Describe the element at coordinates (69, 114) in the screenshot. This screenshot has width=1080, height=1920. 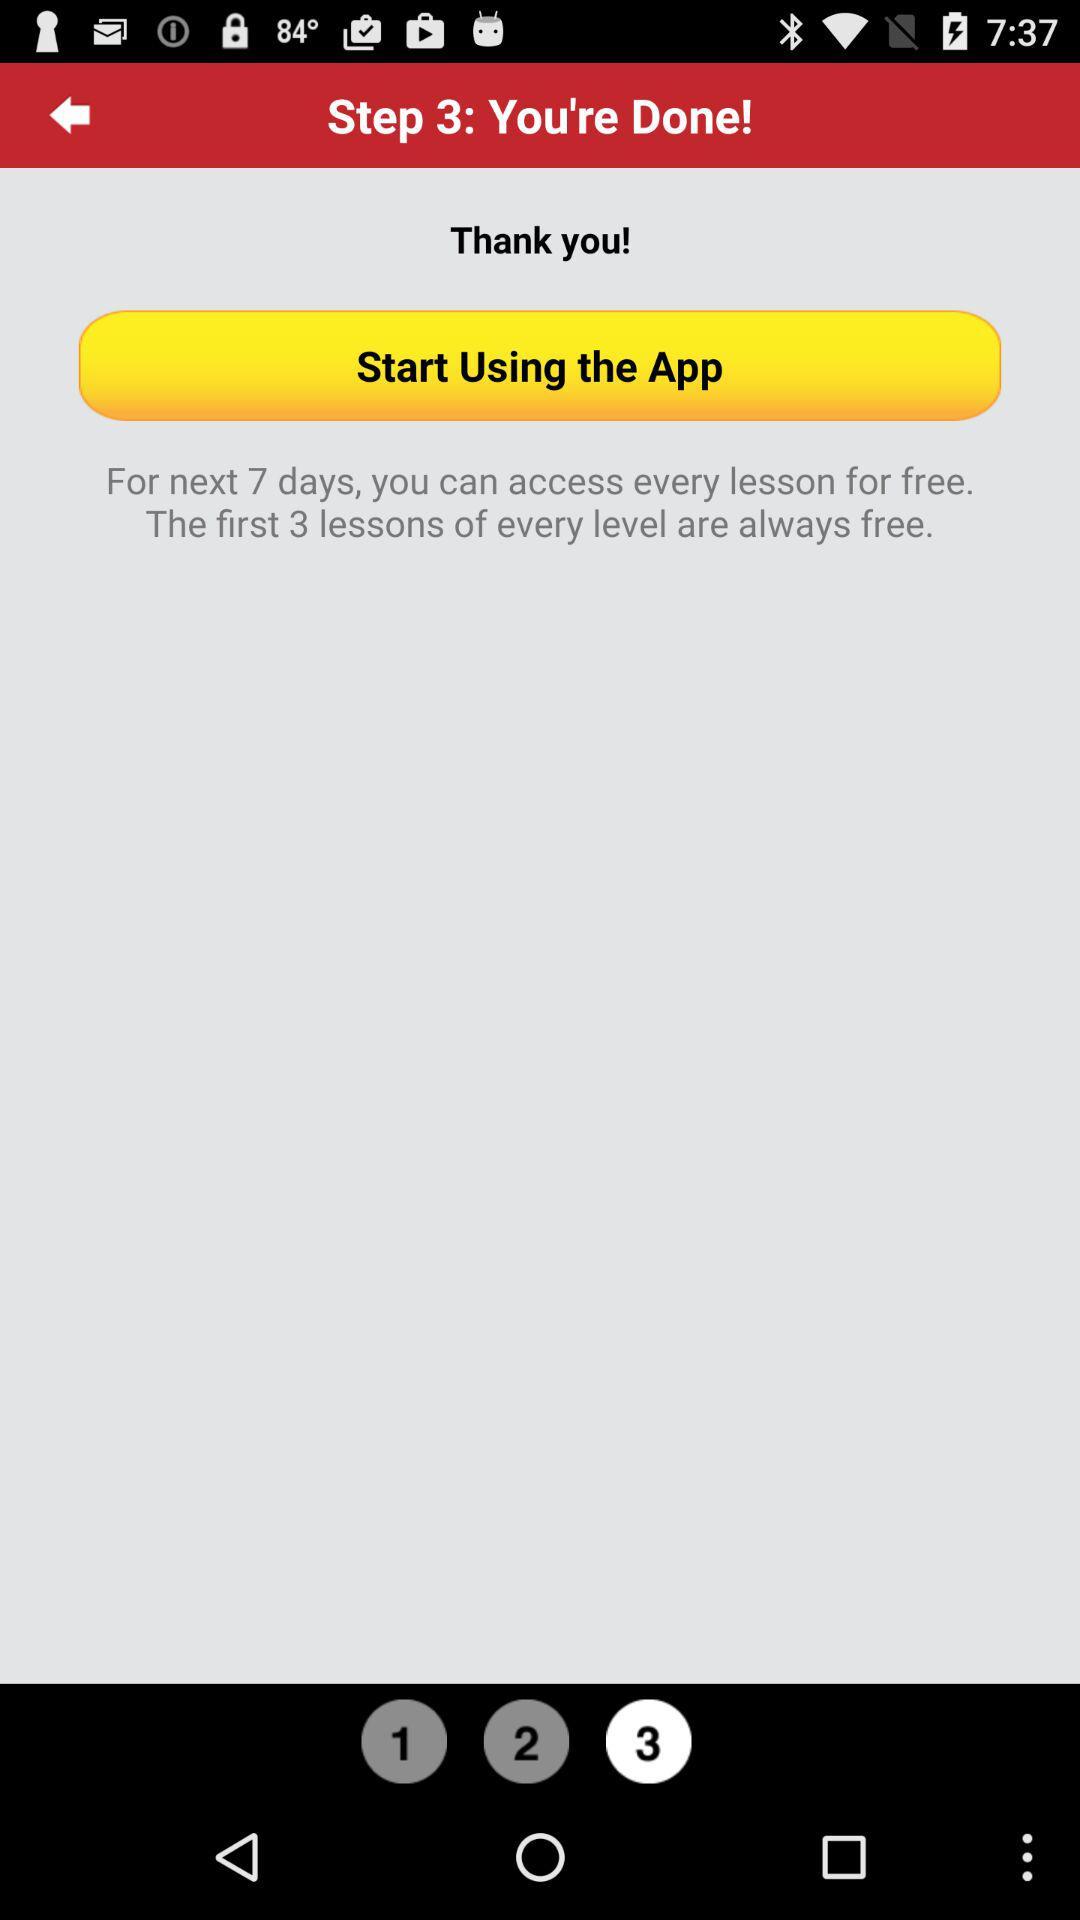
I see `the item to the left of the step 3 you icon` at that location.